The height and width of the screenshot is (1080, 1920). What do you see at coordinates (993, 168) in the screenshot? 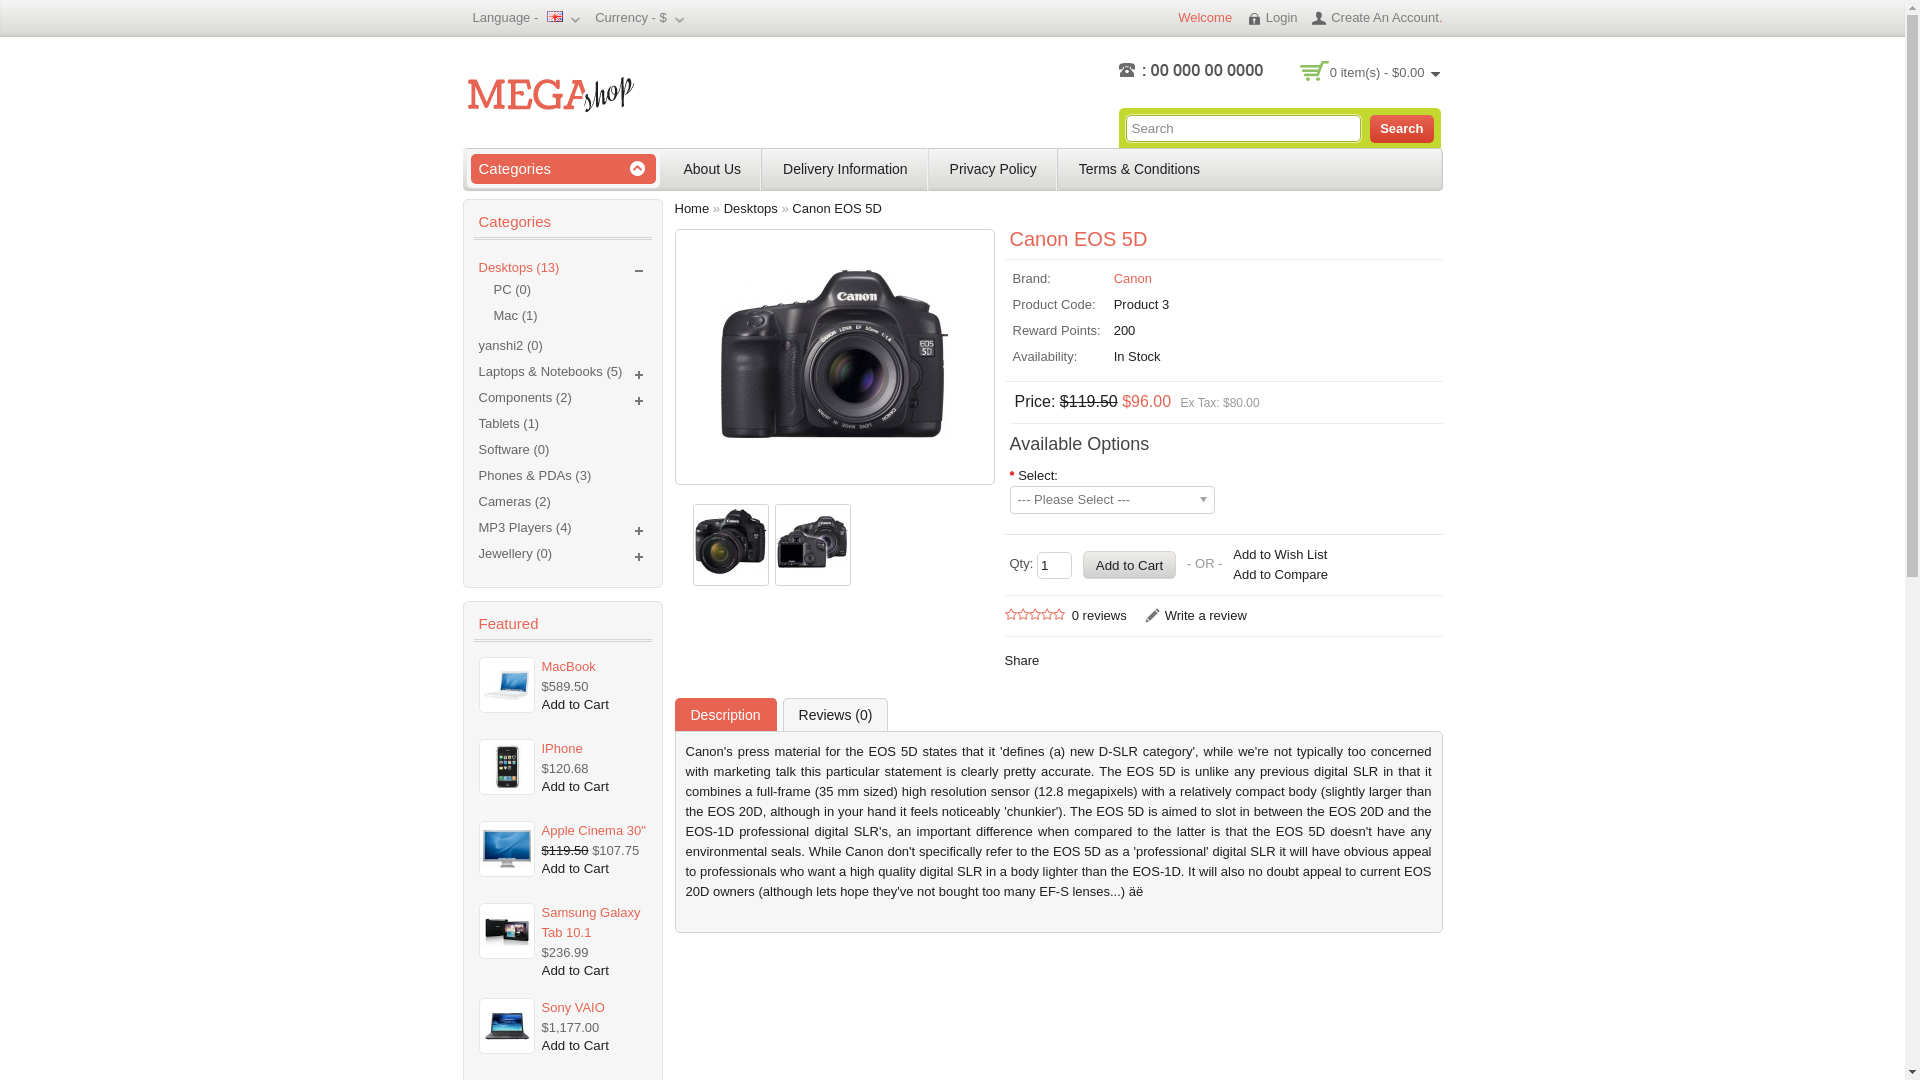
I see `'Privacy Policy'` at bounding box center [993, 168].